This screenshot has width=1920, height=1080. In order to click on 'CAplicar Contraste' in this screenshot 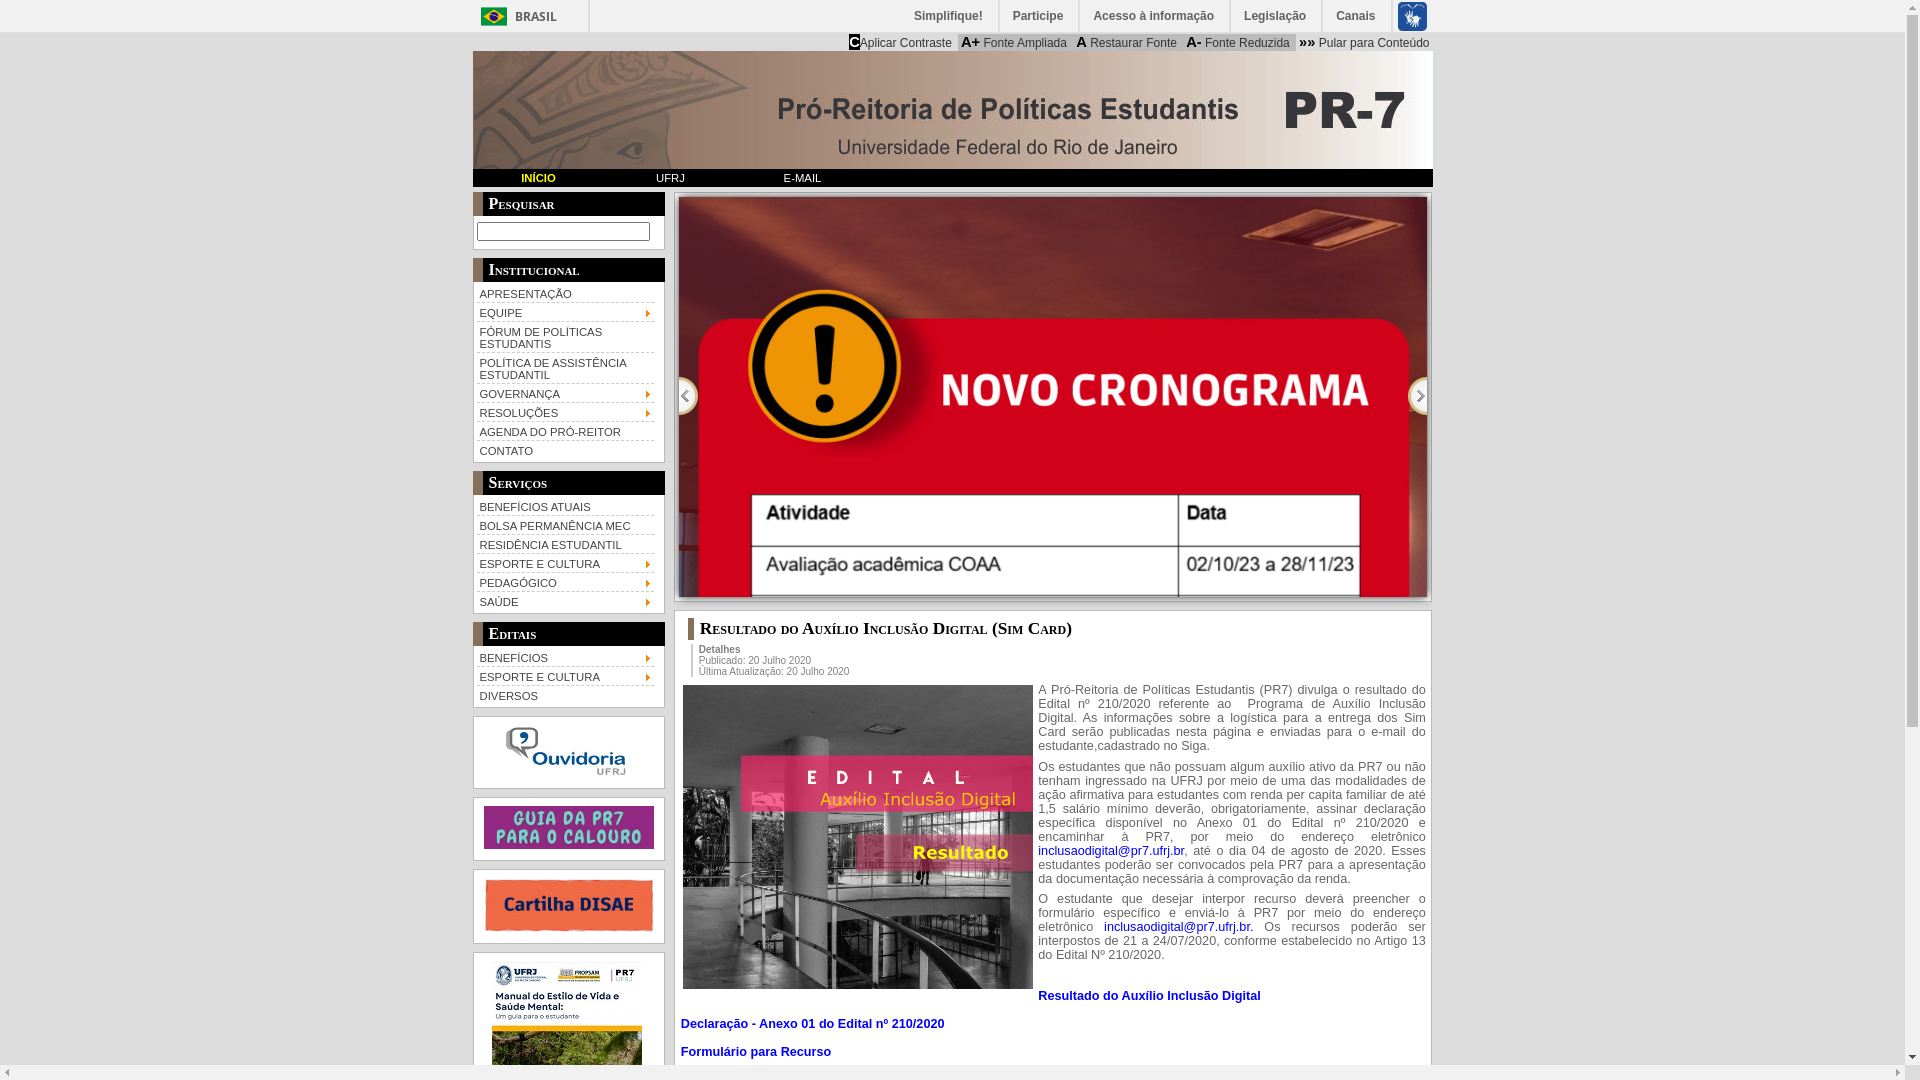, I will do `click(899, 42)`.